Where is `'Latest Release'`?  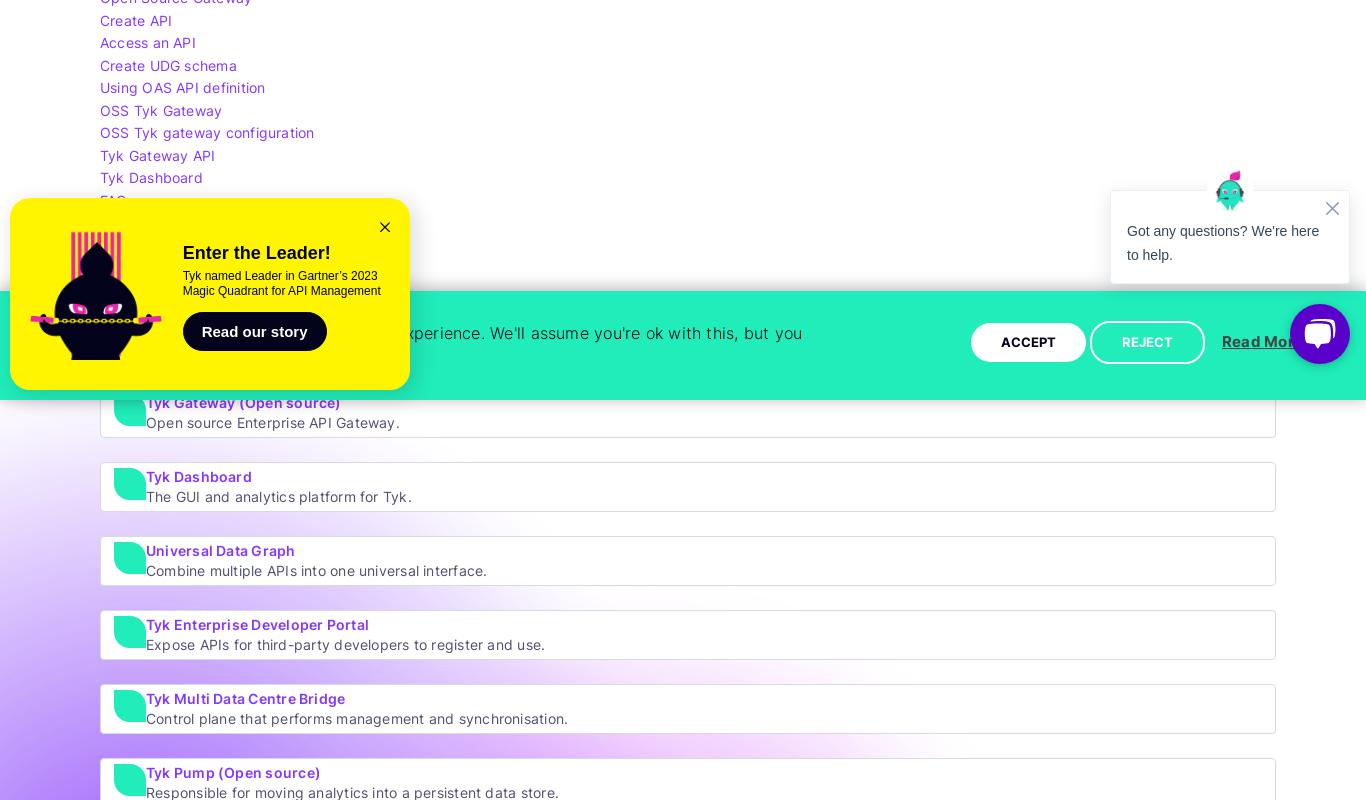 'Latest Release' is located at coordinates (148, 222).